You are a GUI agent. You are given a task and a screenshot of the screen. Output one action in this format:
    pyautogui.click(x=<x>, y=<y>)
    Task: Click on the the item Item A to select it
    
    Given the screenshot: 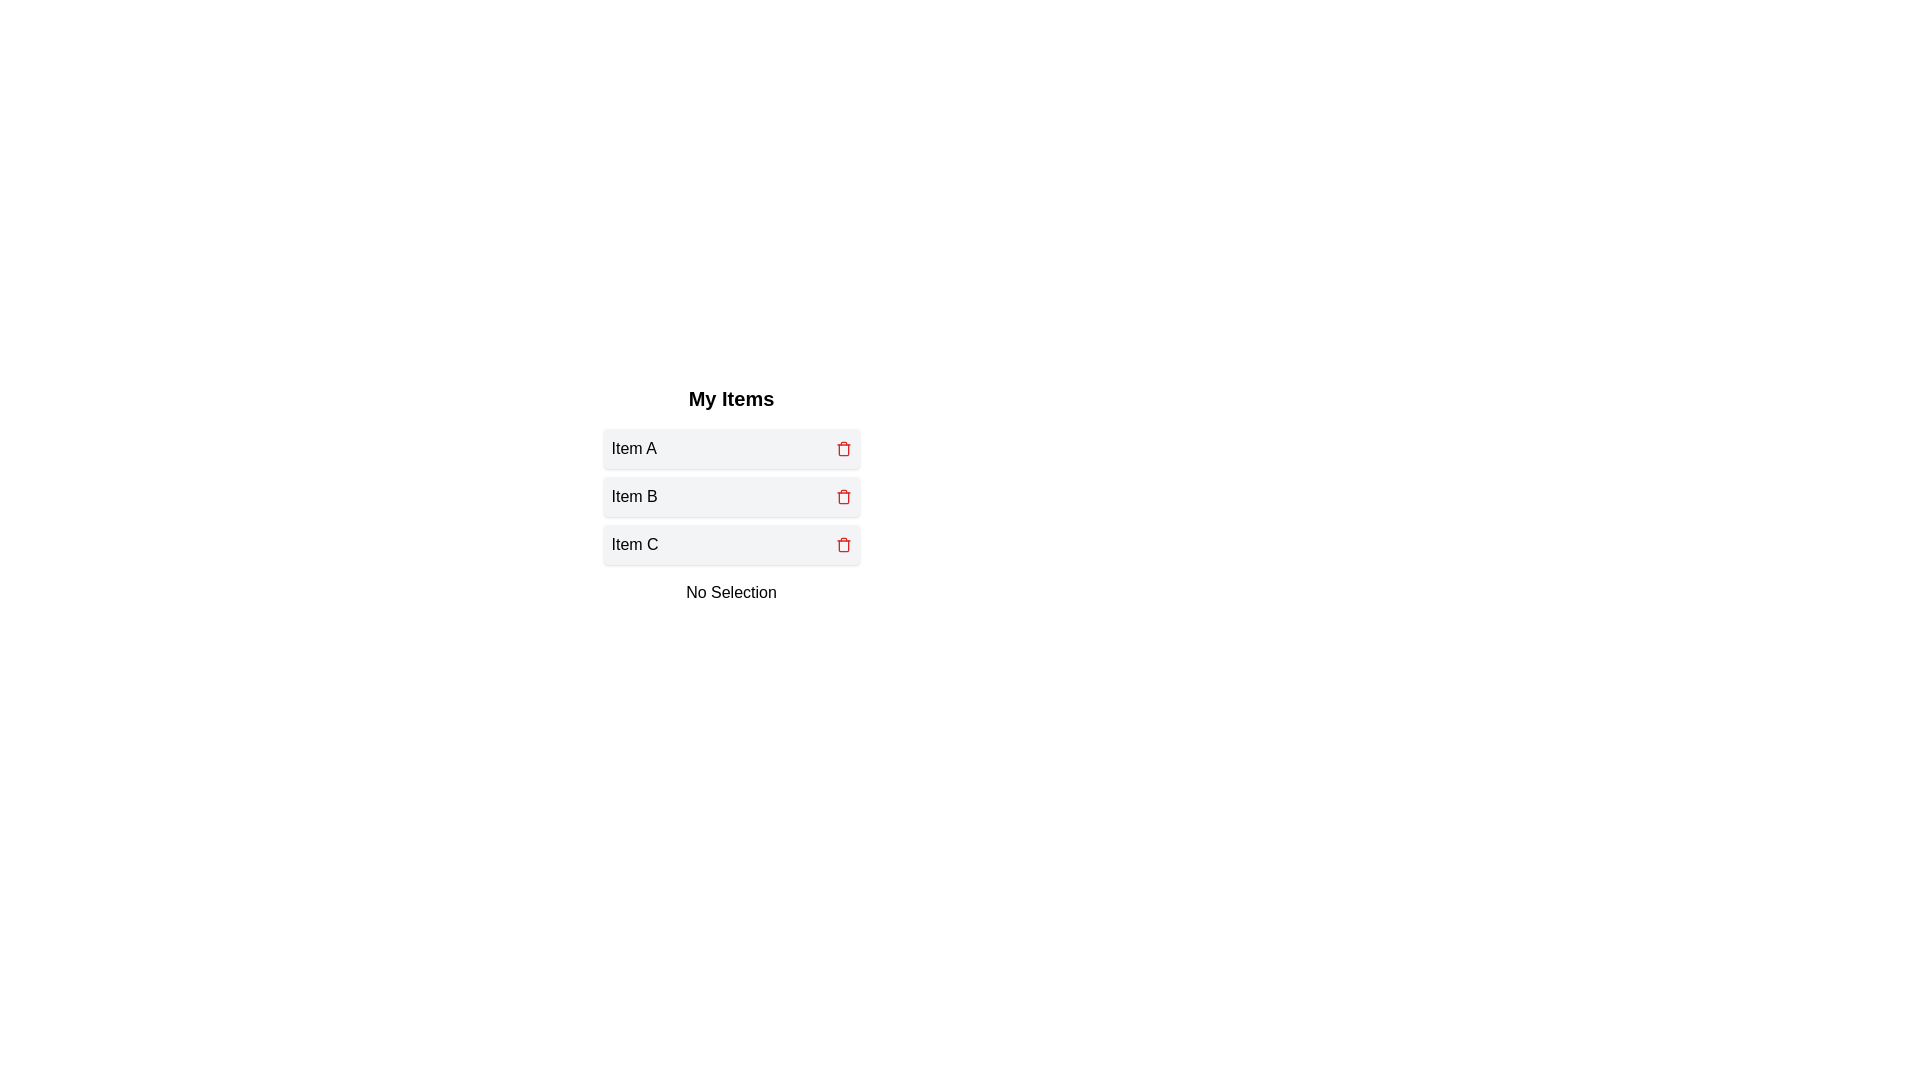 What is the action you would take?
    pyautogui.click(x=730, y=447)
    